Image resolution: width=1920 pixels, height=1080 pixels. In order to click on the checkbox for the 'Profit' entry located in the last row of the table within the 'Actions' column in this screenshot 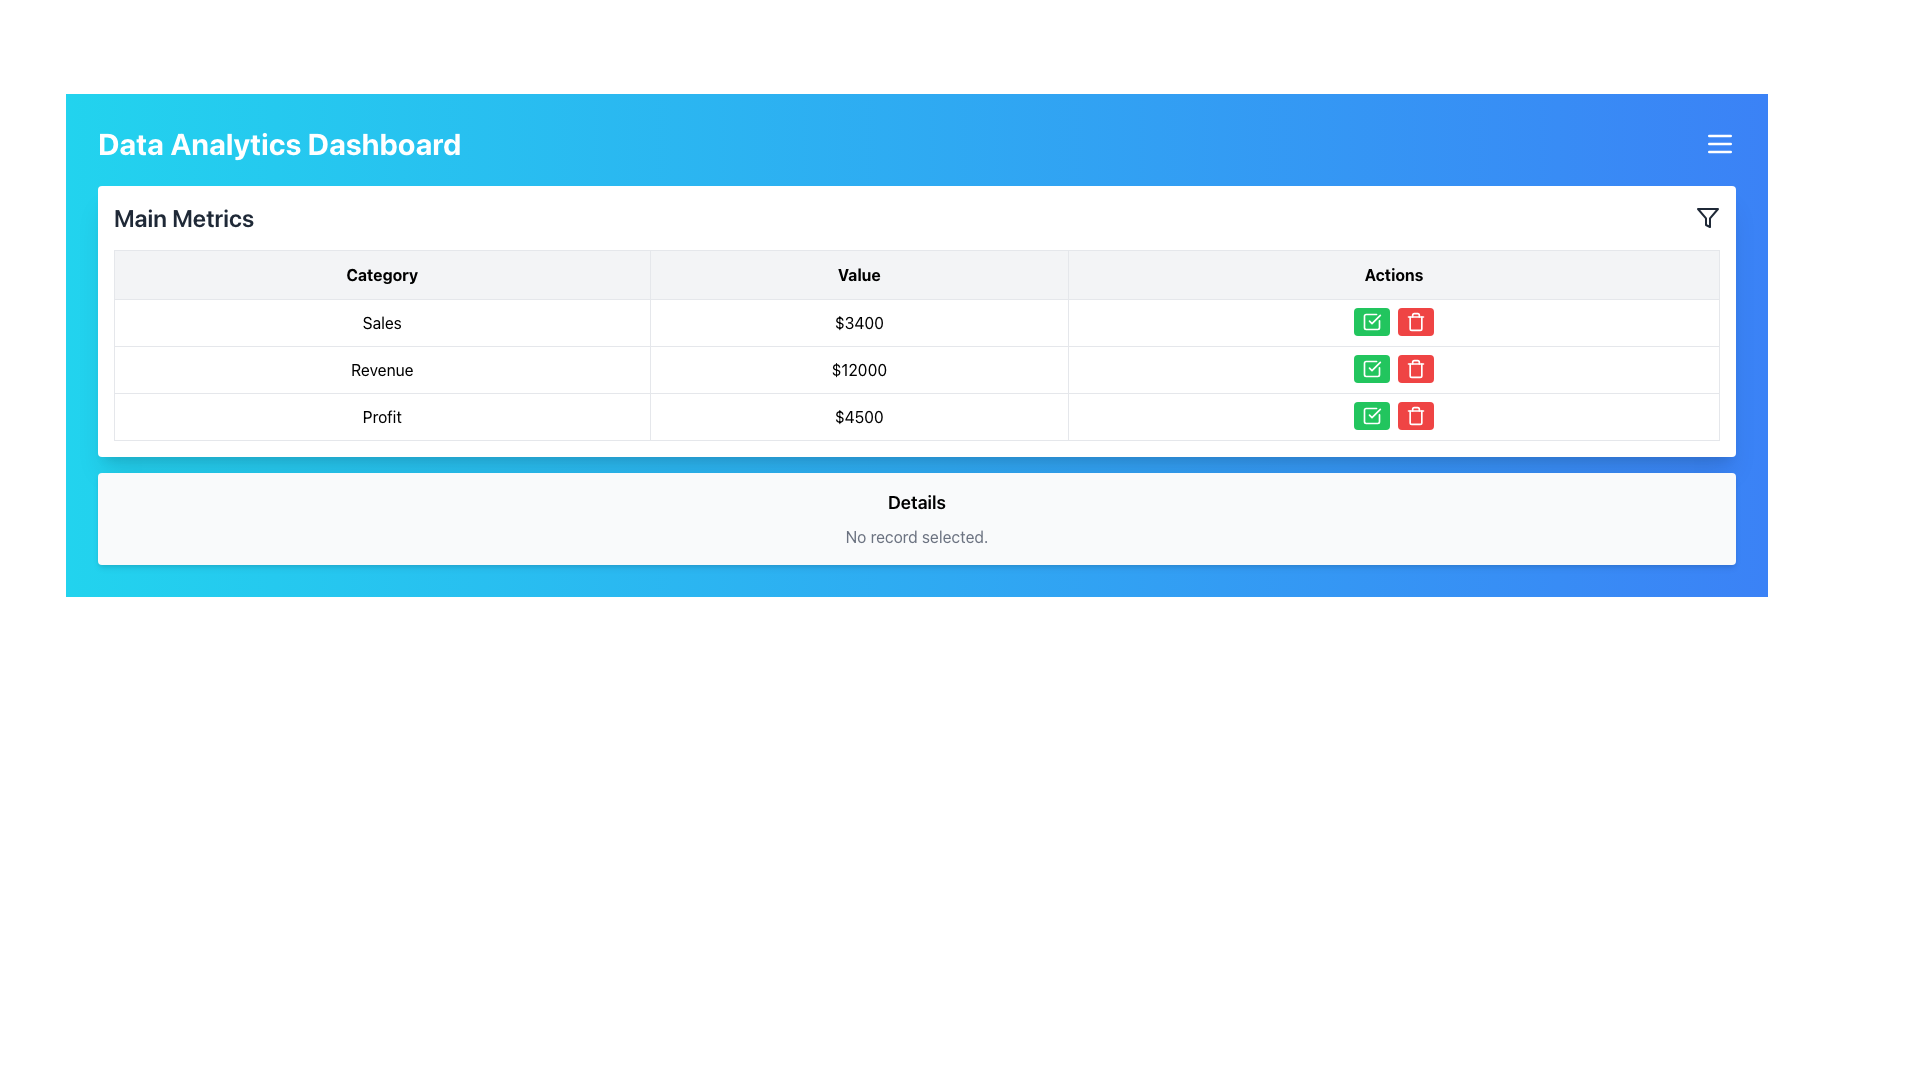, I will do `click(1371, 415)`.